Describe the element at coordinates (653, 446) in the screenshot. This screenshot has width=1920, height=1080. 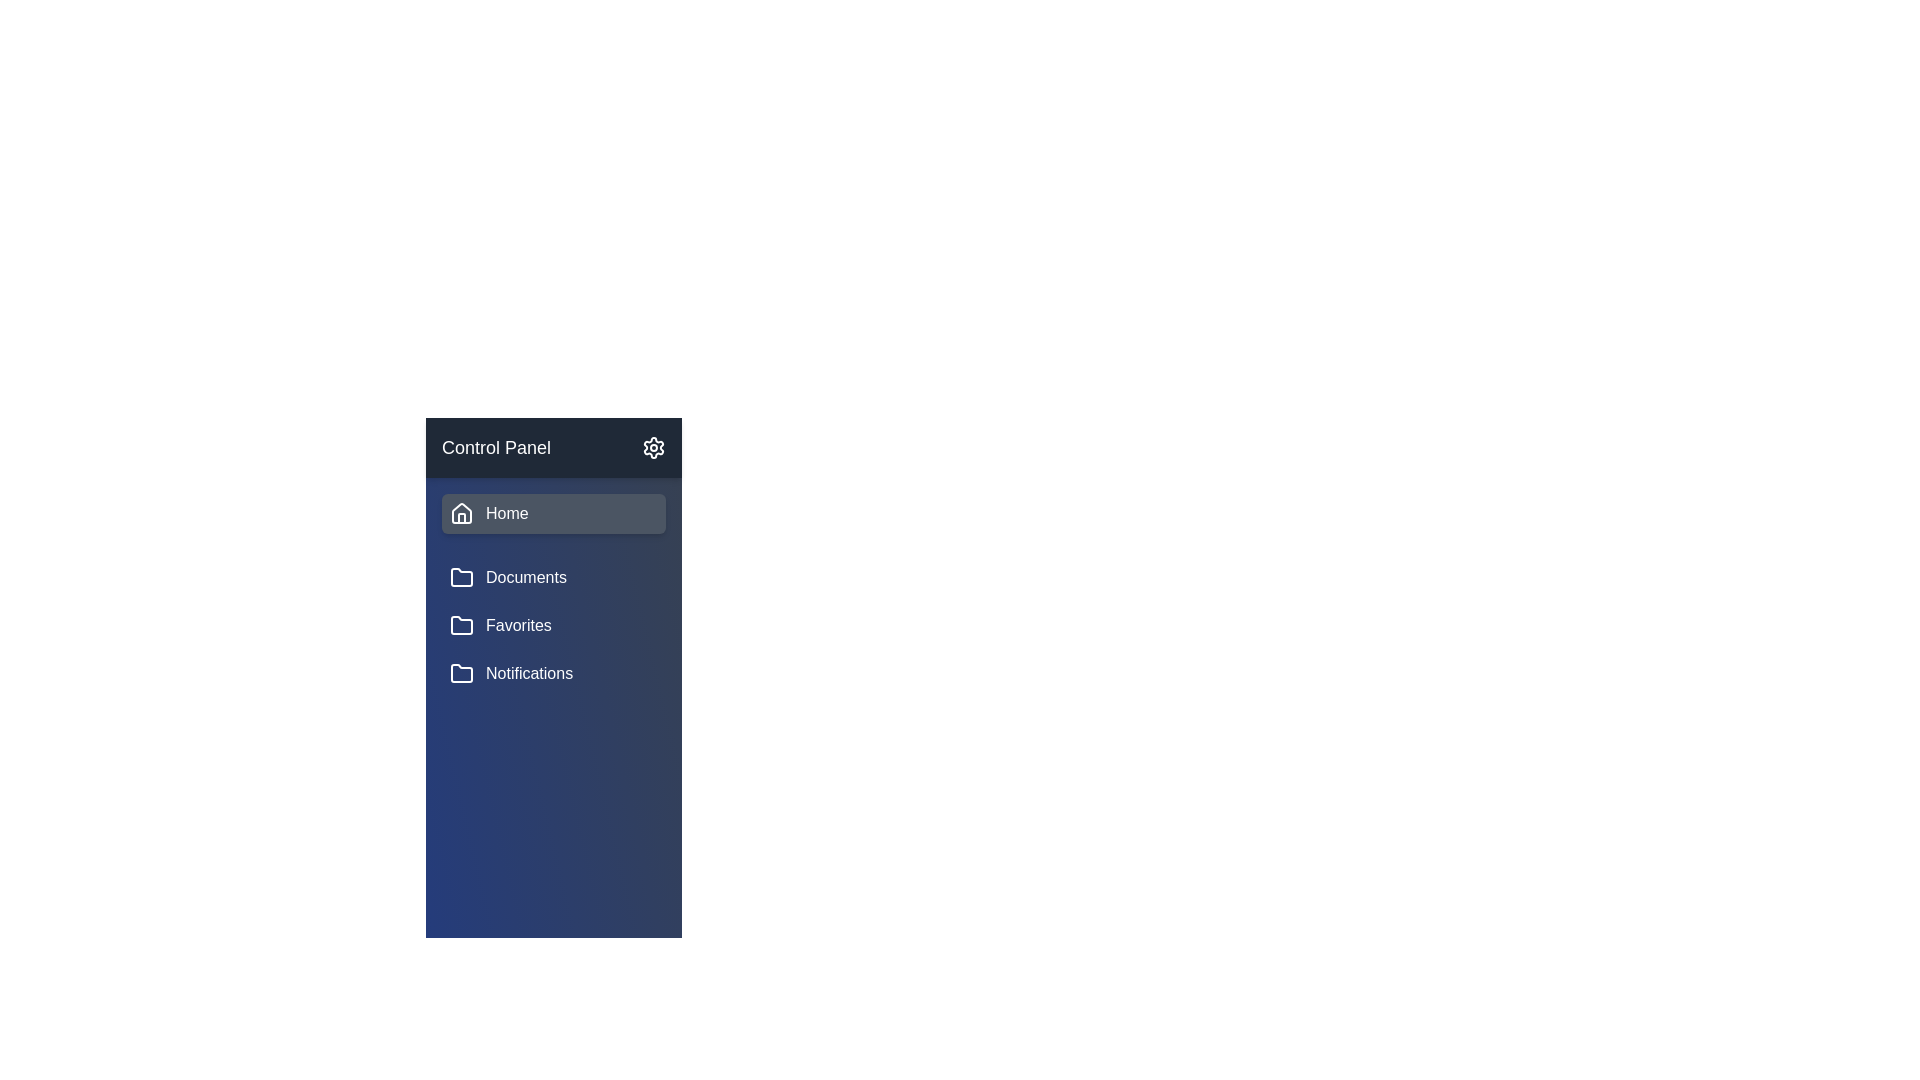
I see `the settings icon to toggle the visibility of the options section` at that location.